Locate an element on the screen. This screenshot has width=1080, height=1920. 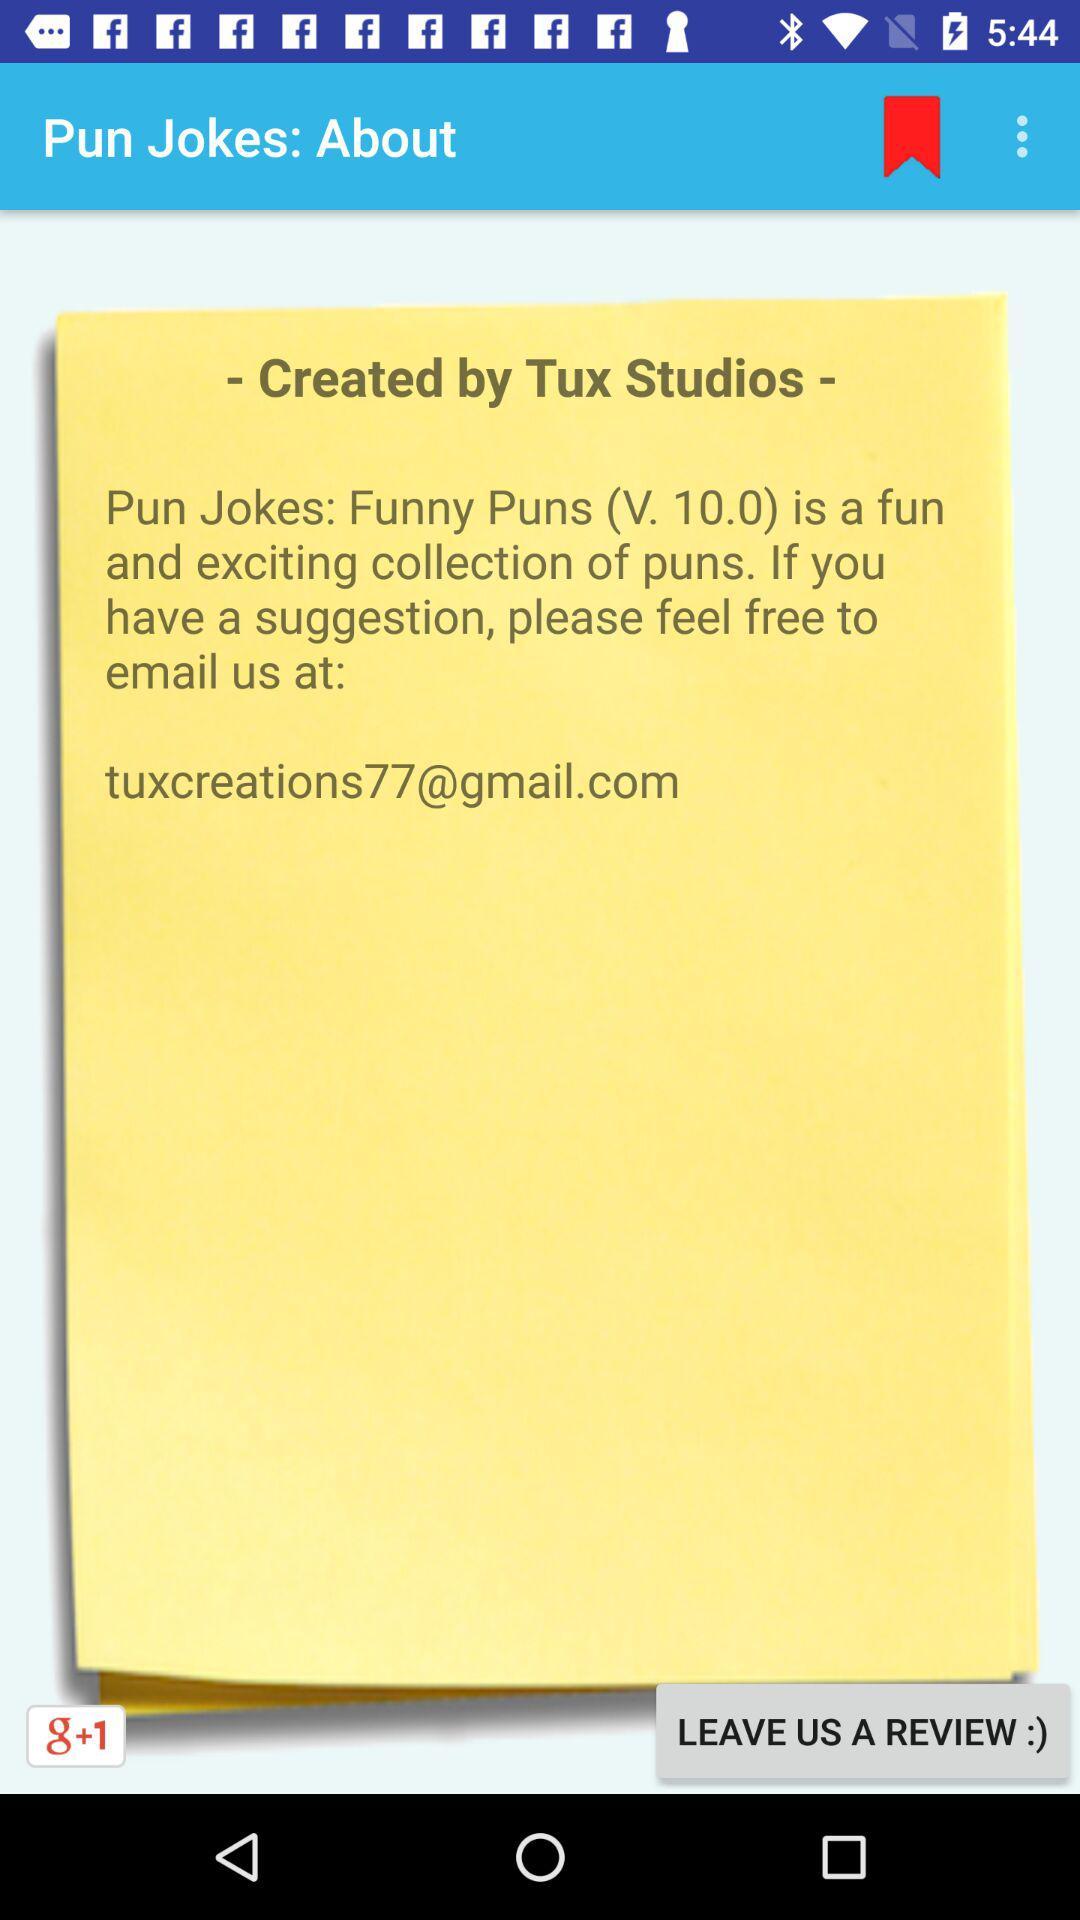
item next to the pun jokes: about icon is located at coordinates (911, 135).